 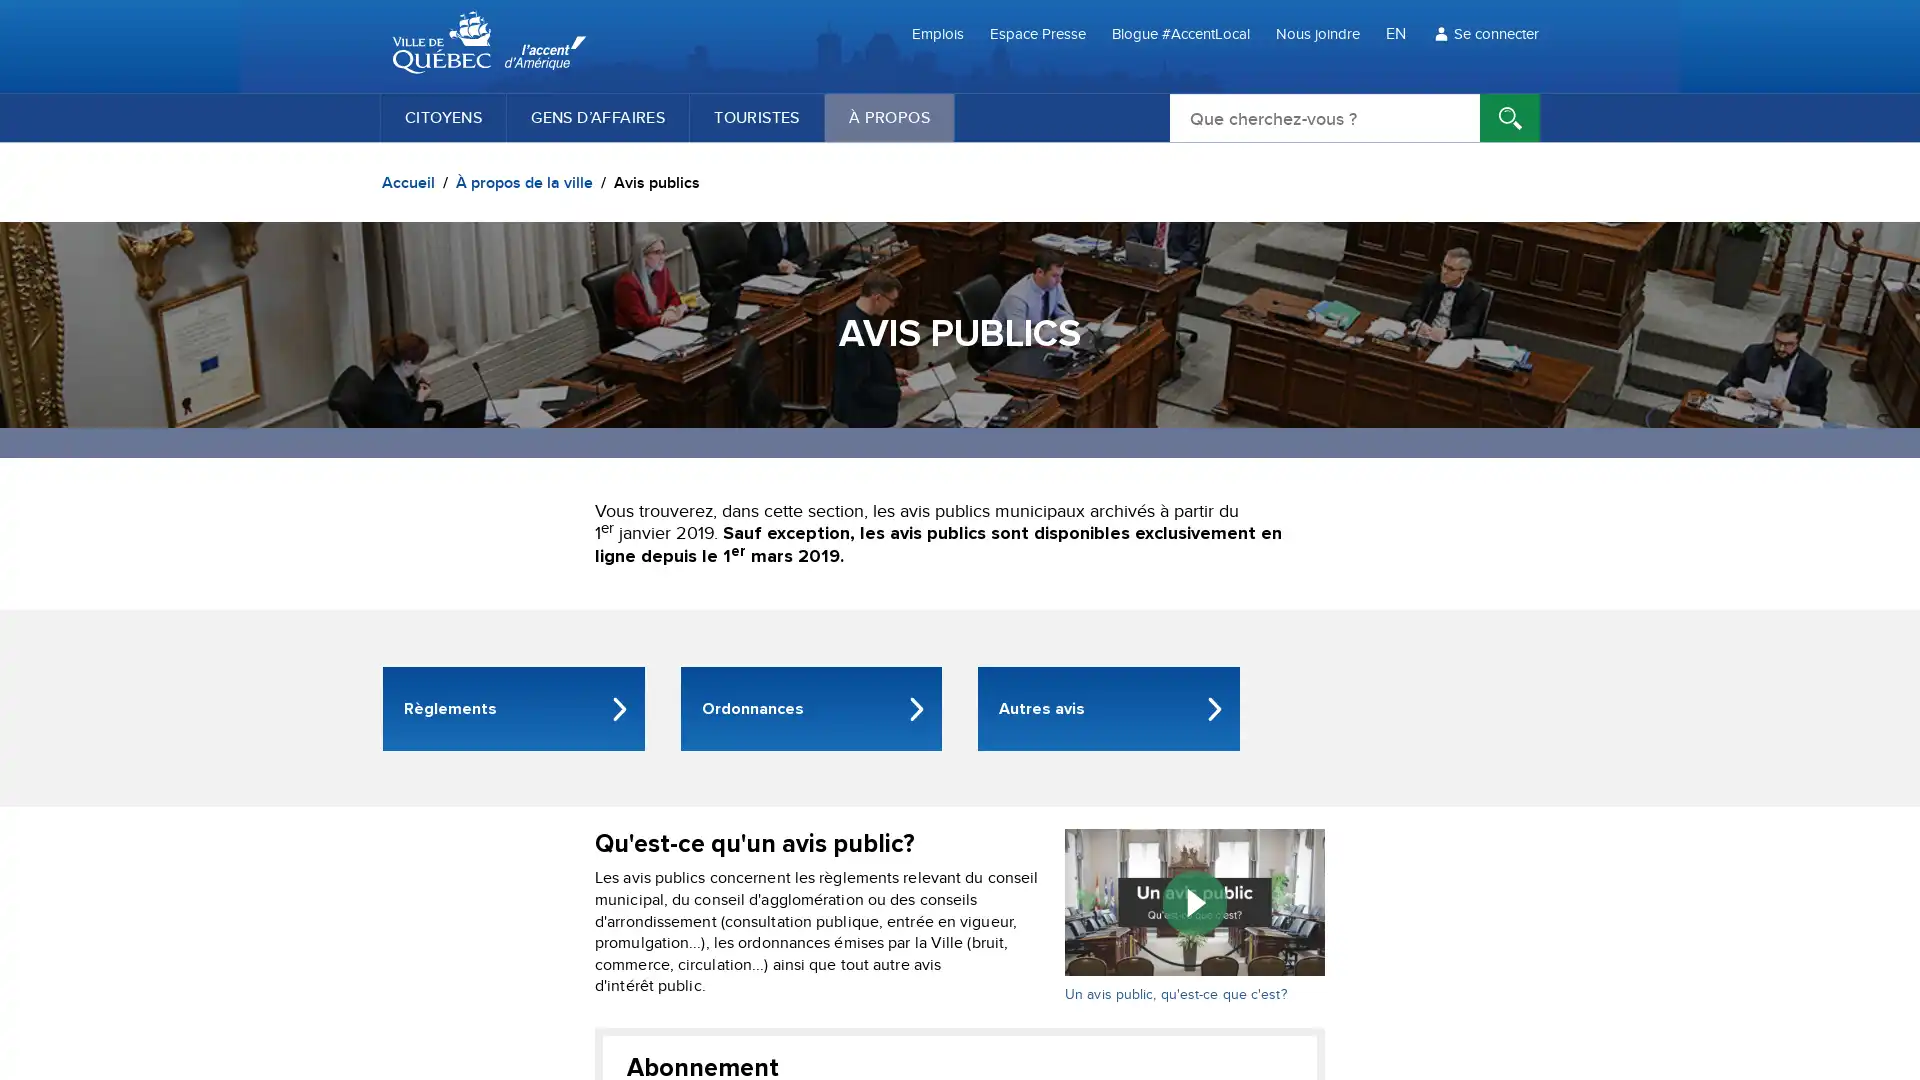 What do you see at coordinates (1510, 118) in the screenshot?
I see `Rechercher` at bounding box center [1510, 118].